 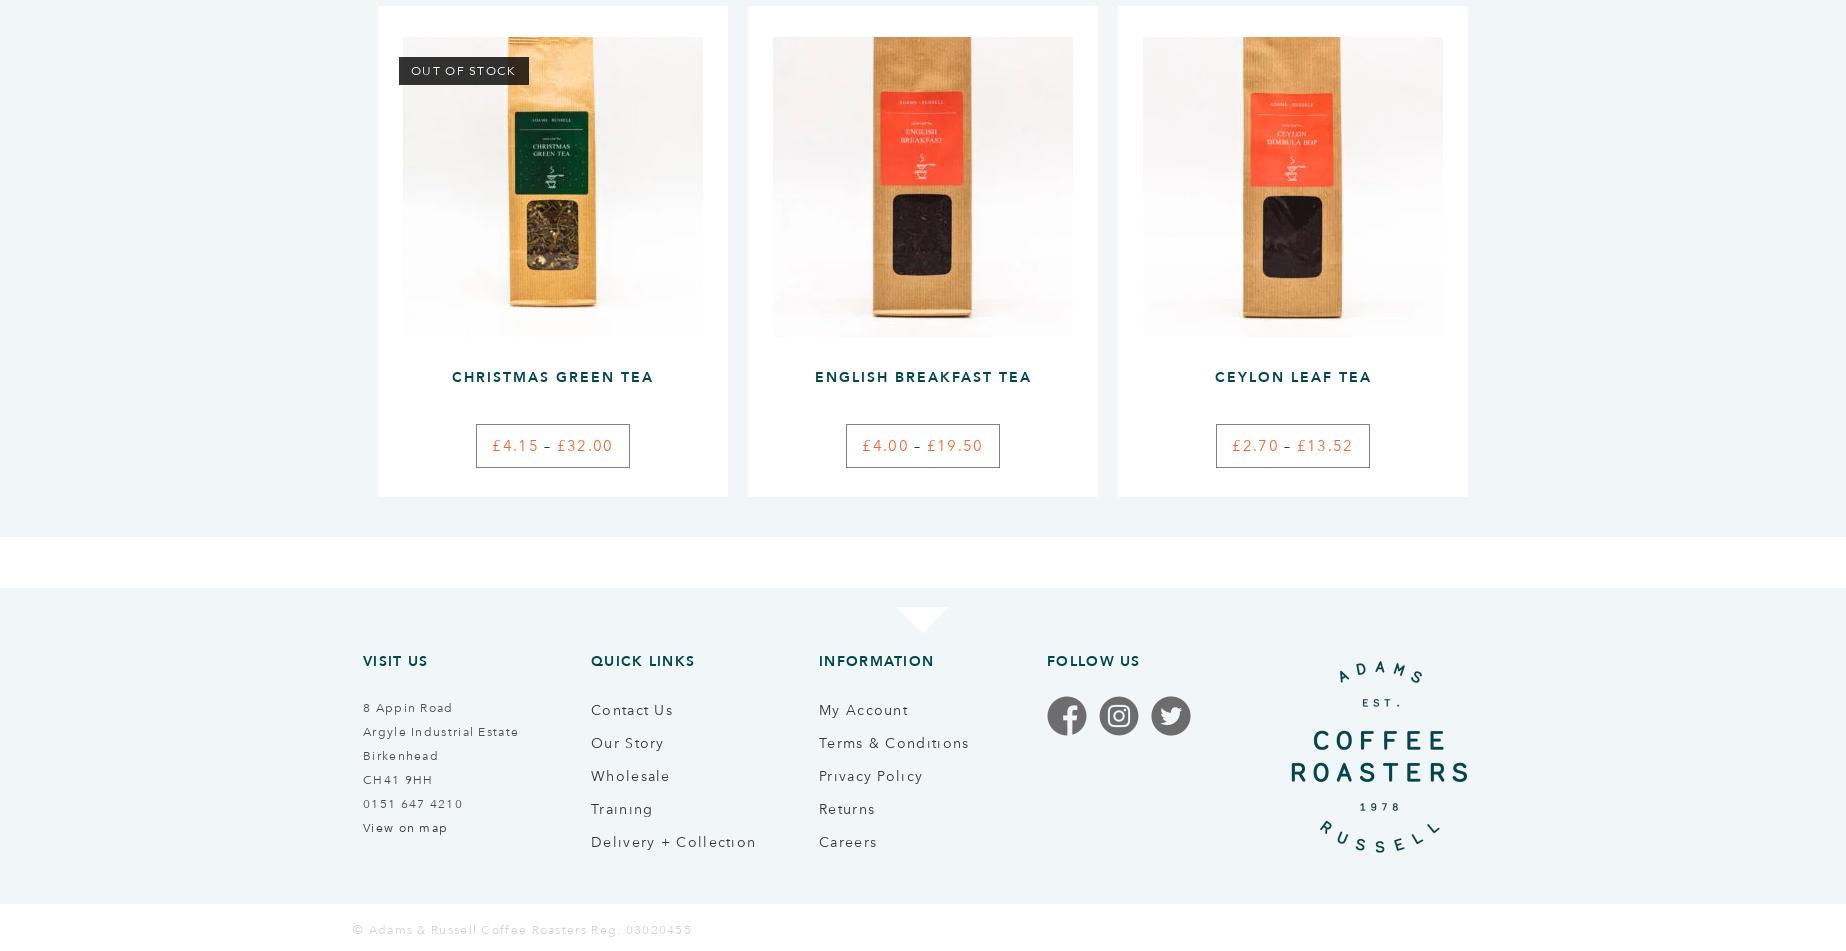 What do you see at coordinates (862, 707) in the screenshot?
I see `'My Account'` at bounding box center [862, 707].